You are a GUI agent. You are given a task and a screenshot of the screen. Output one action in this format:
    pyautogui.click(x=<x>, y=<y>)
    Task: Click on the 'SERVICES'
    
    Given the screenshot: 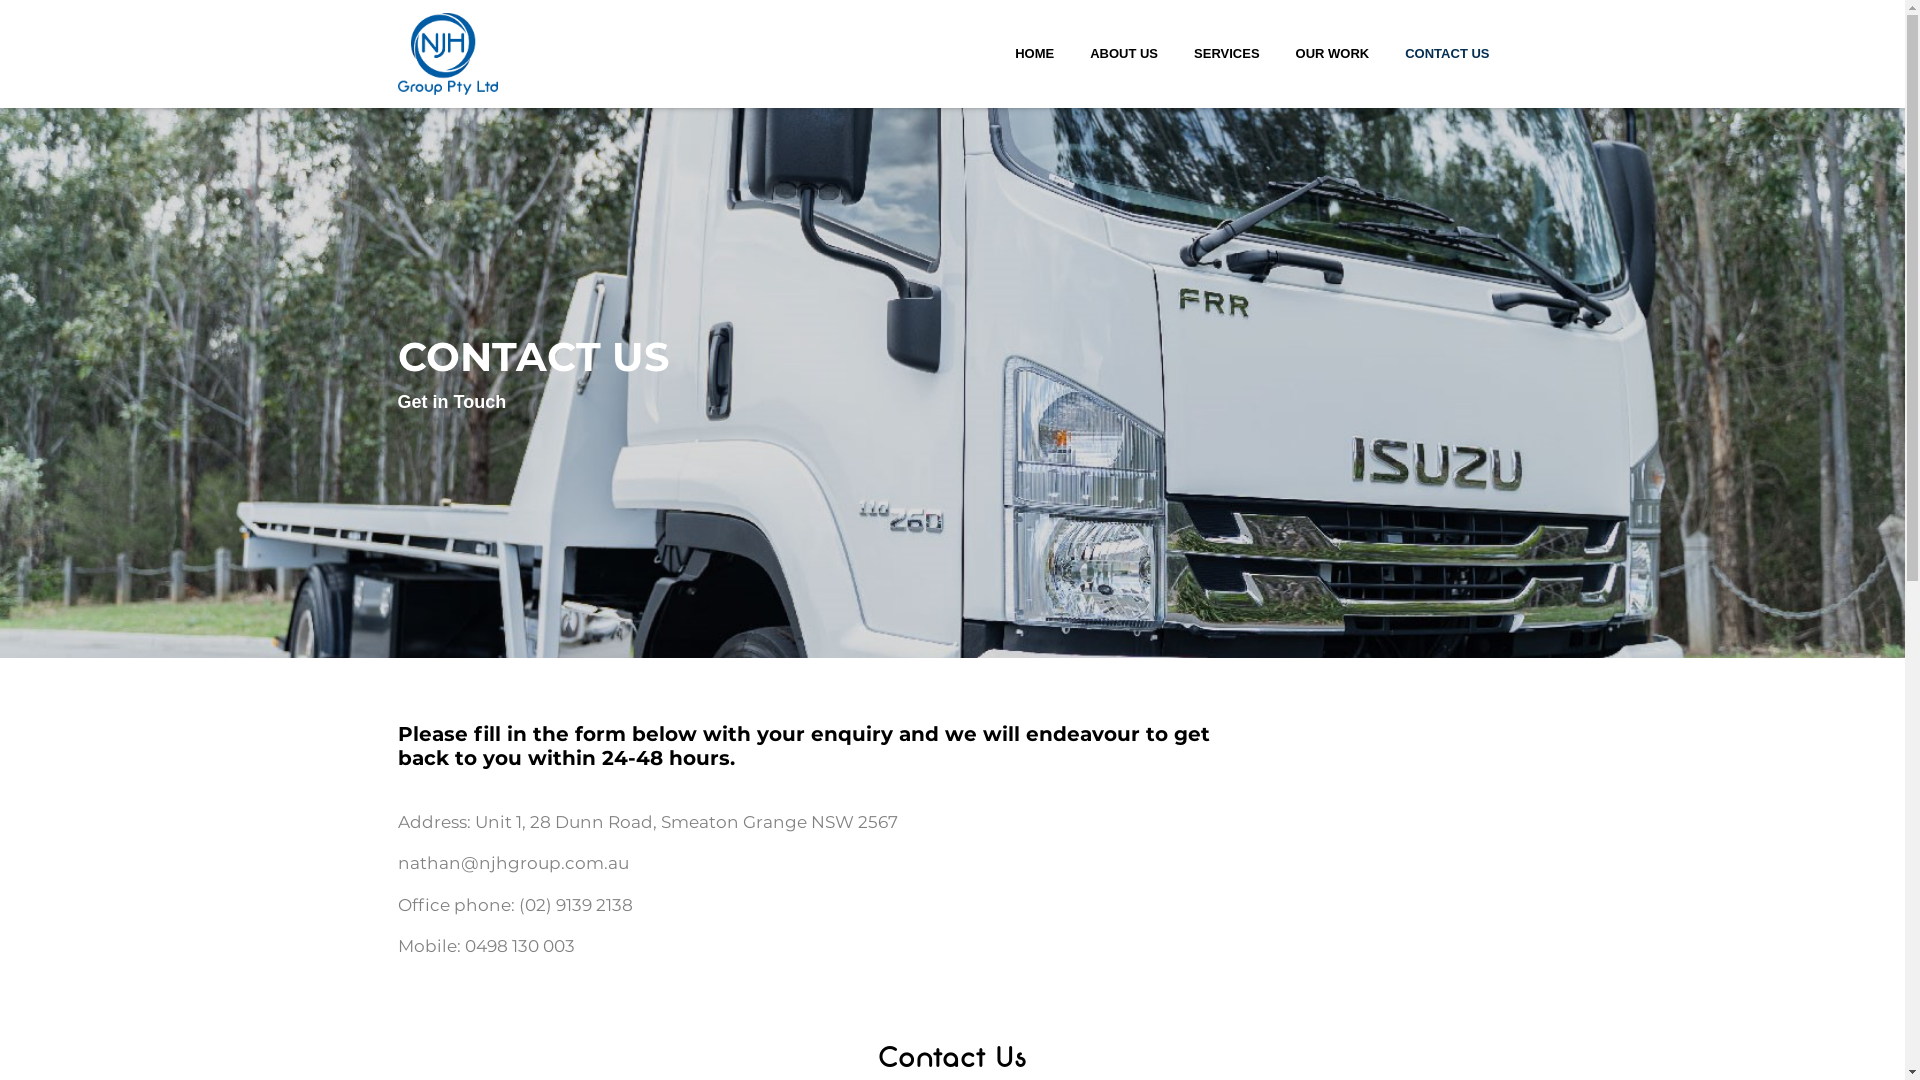 What is the action you would take?
    pyautogui.click(x=1185, y=53)
    